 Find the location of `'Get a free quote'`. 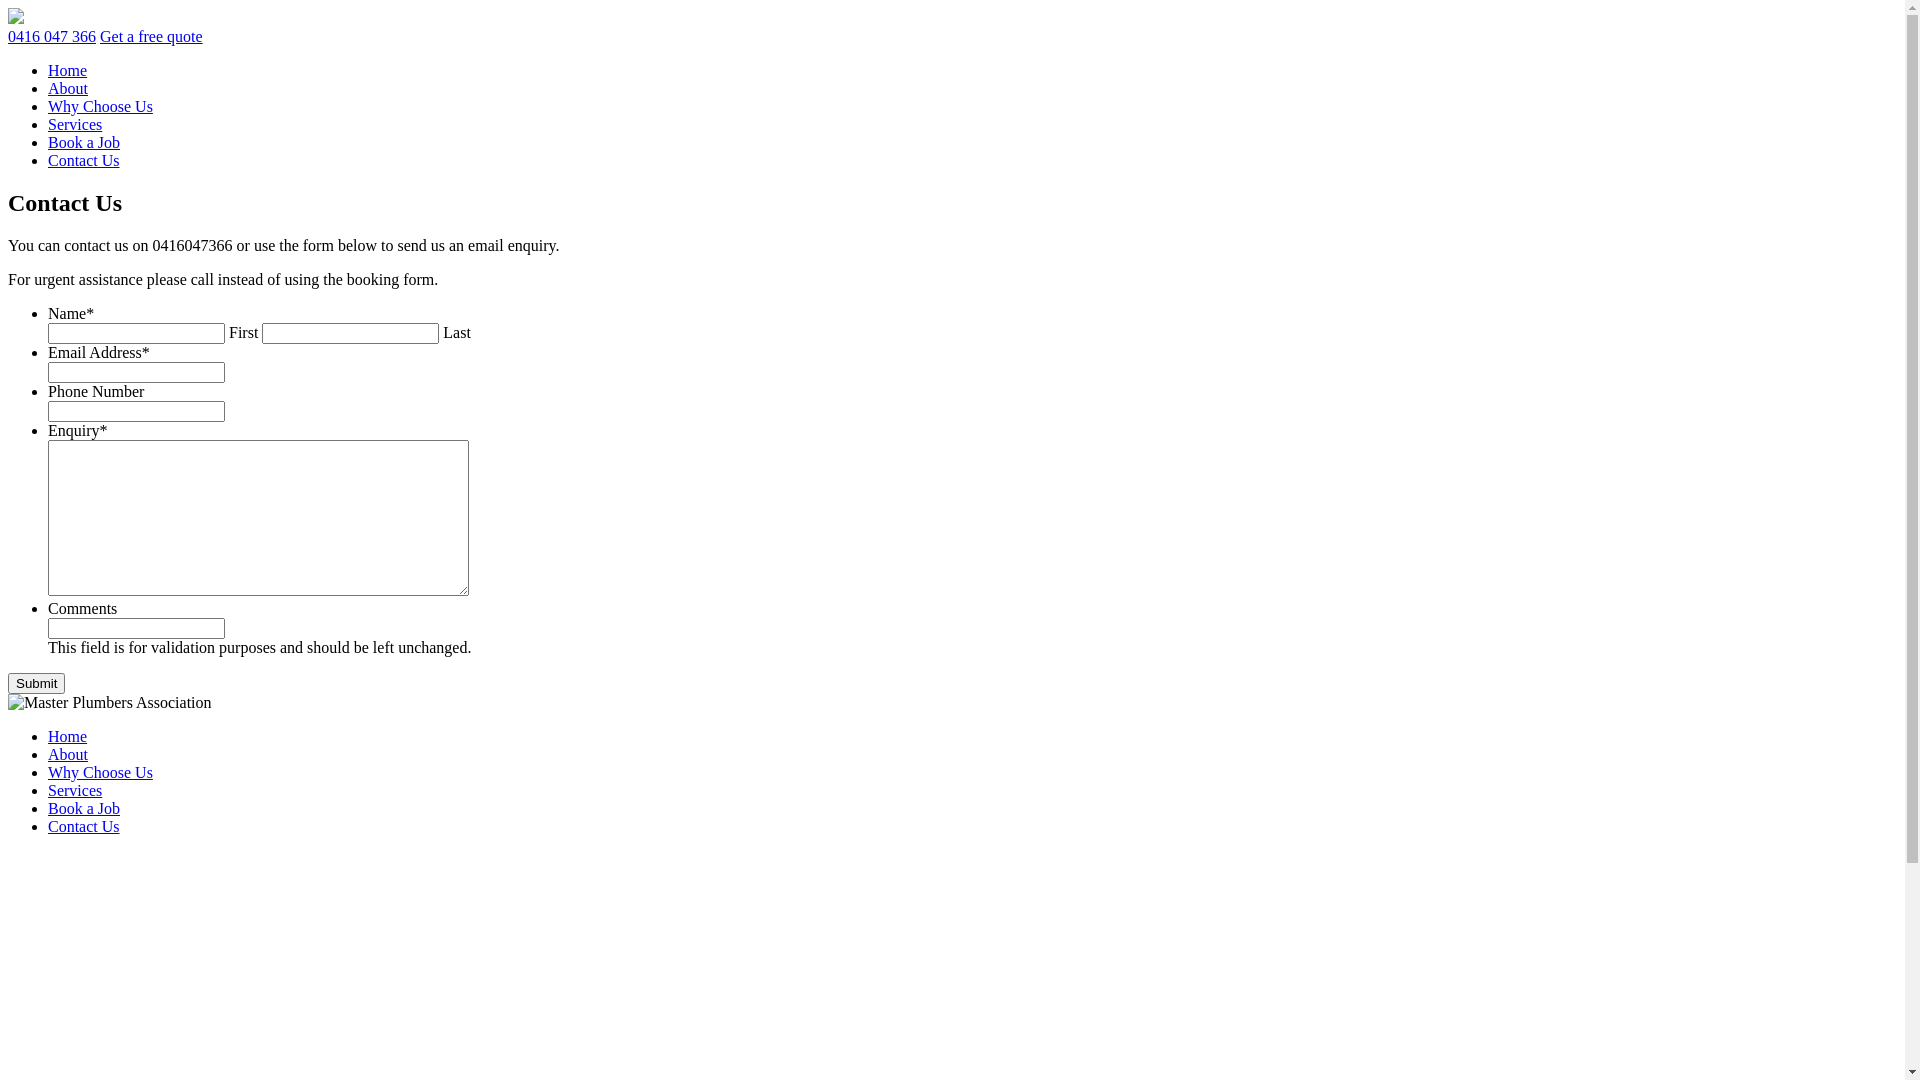

'Get a free quote' is located at coordinates (150, 36).